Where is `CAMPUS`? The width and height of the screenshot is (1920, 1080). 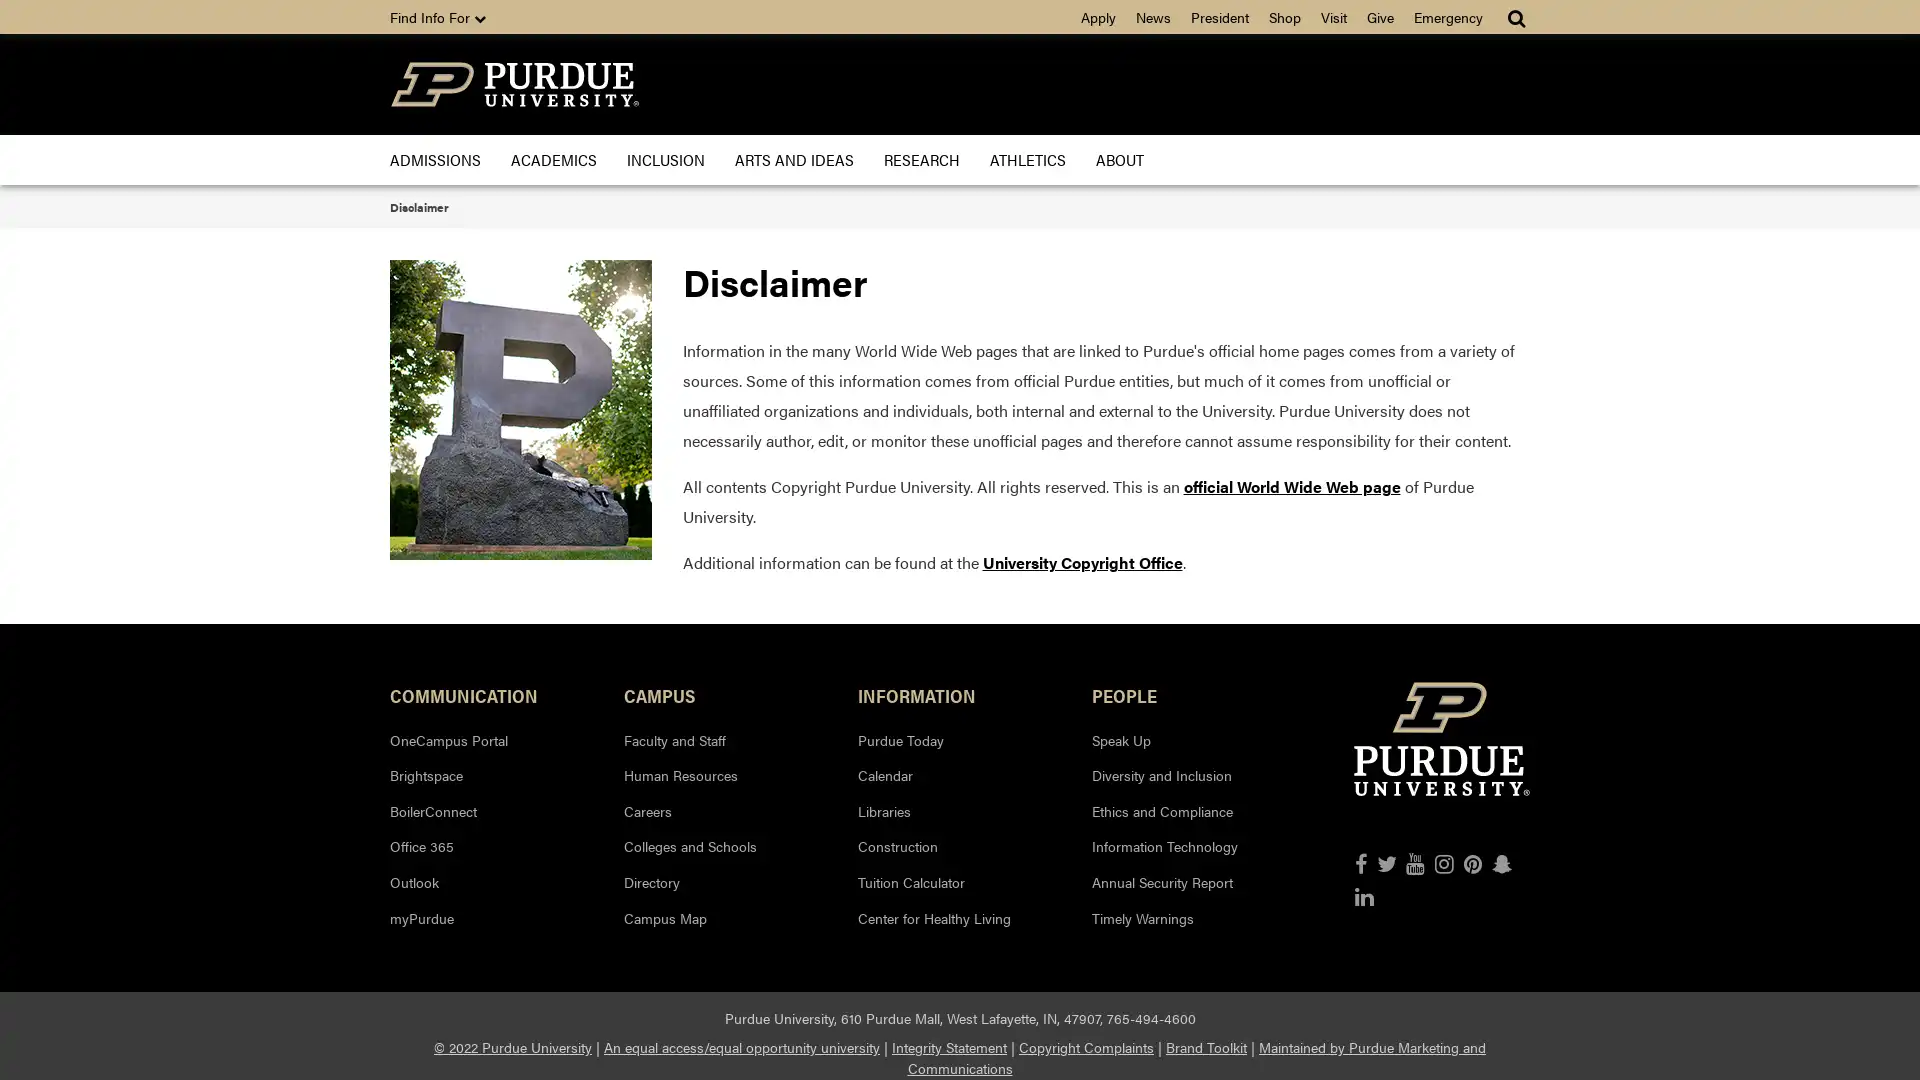
CAMPUS is located at coordinates (724, 689).